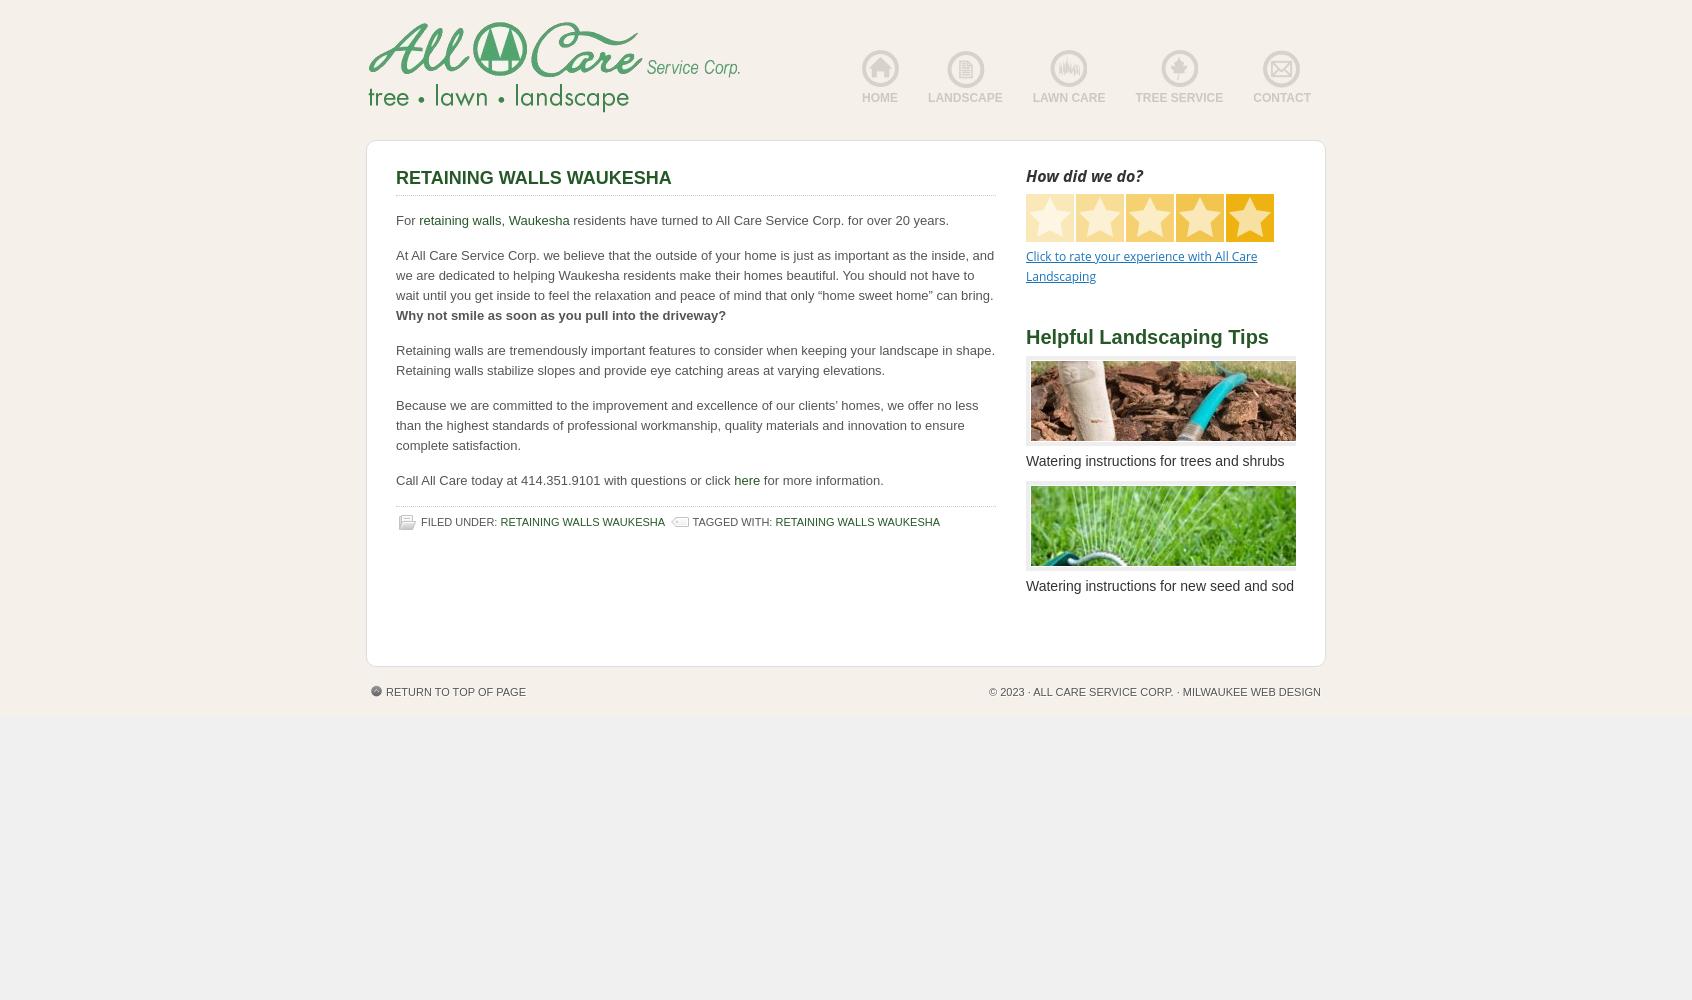  What do you see at coordinates (758, 219) in the screenshot?
I see `'residents have turned to All Care Service Corp. for over 20 years.'` at bounding box center [758, 219].